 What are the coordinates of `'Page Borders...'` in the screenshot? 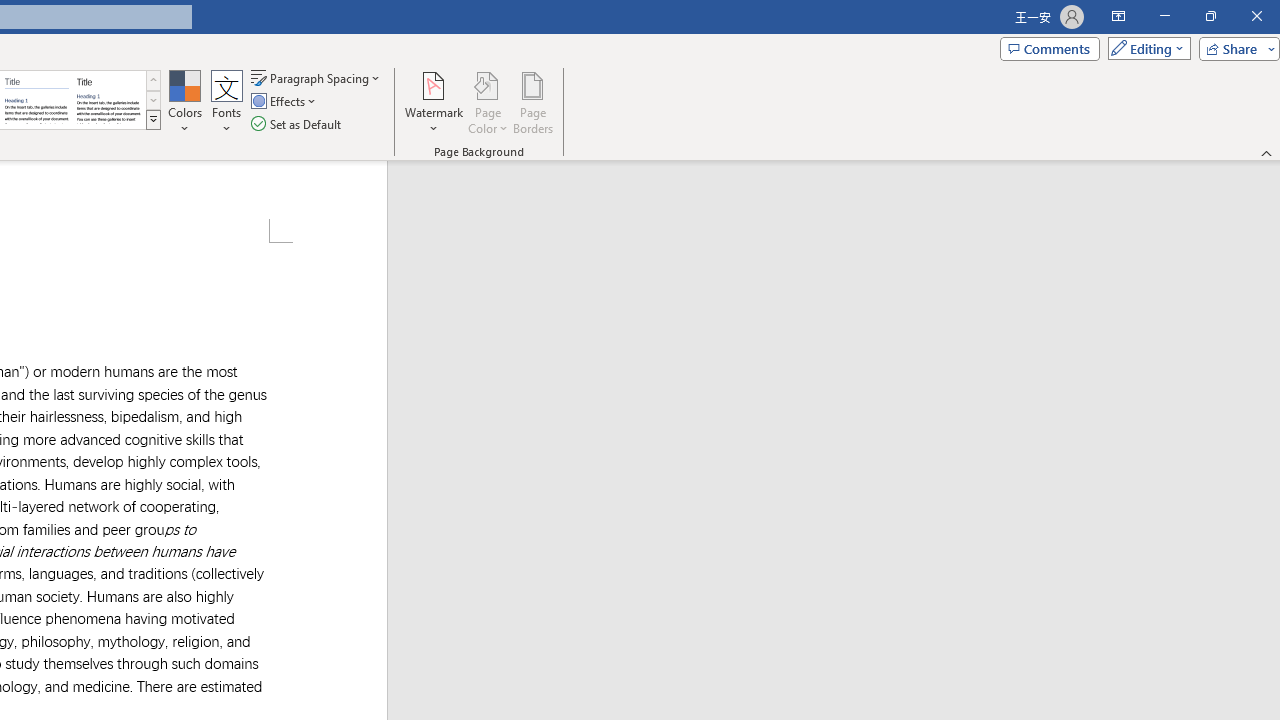 It's located at (533, 103).